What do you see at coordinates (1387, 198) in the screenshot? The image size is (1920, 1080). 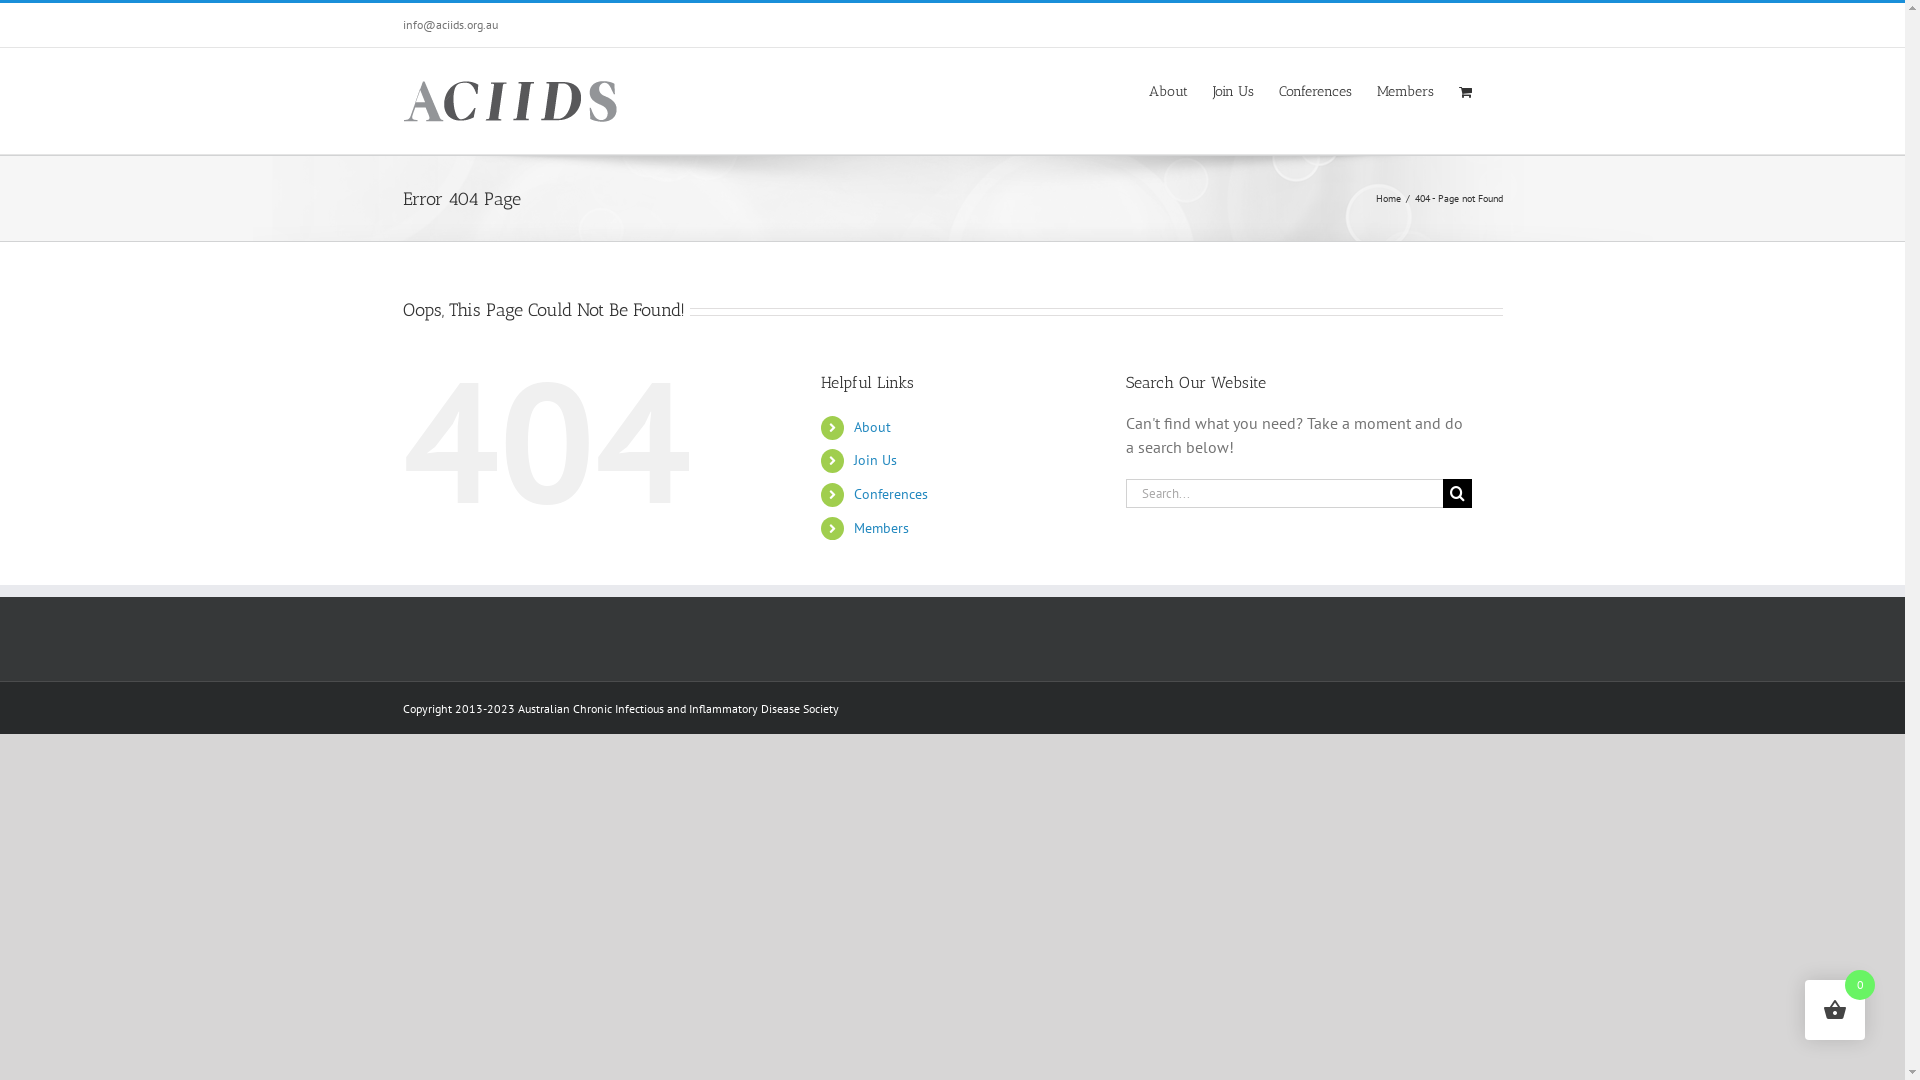 I see `'Home'` at bounding box center [1387, 198].